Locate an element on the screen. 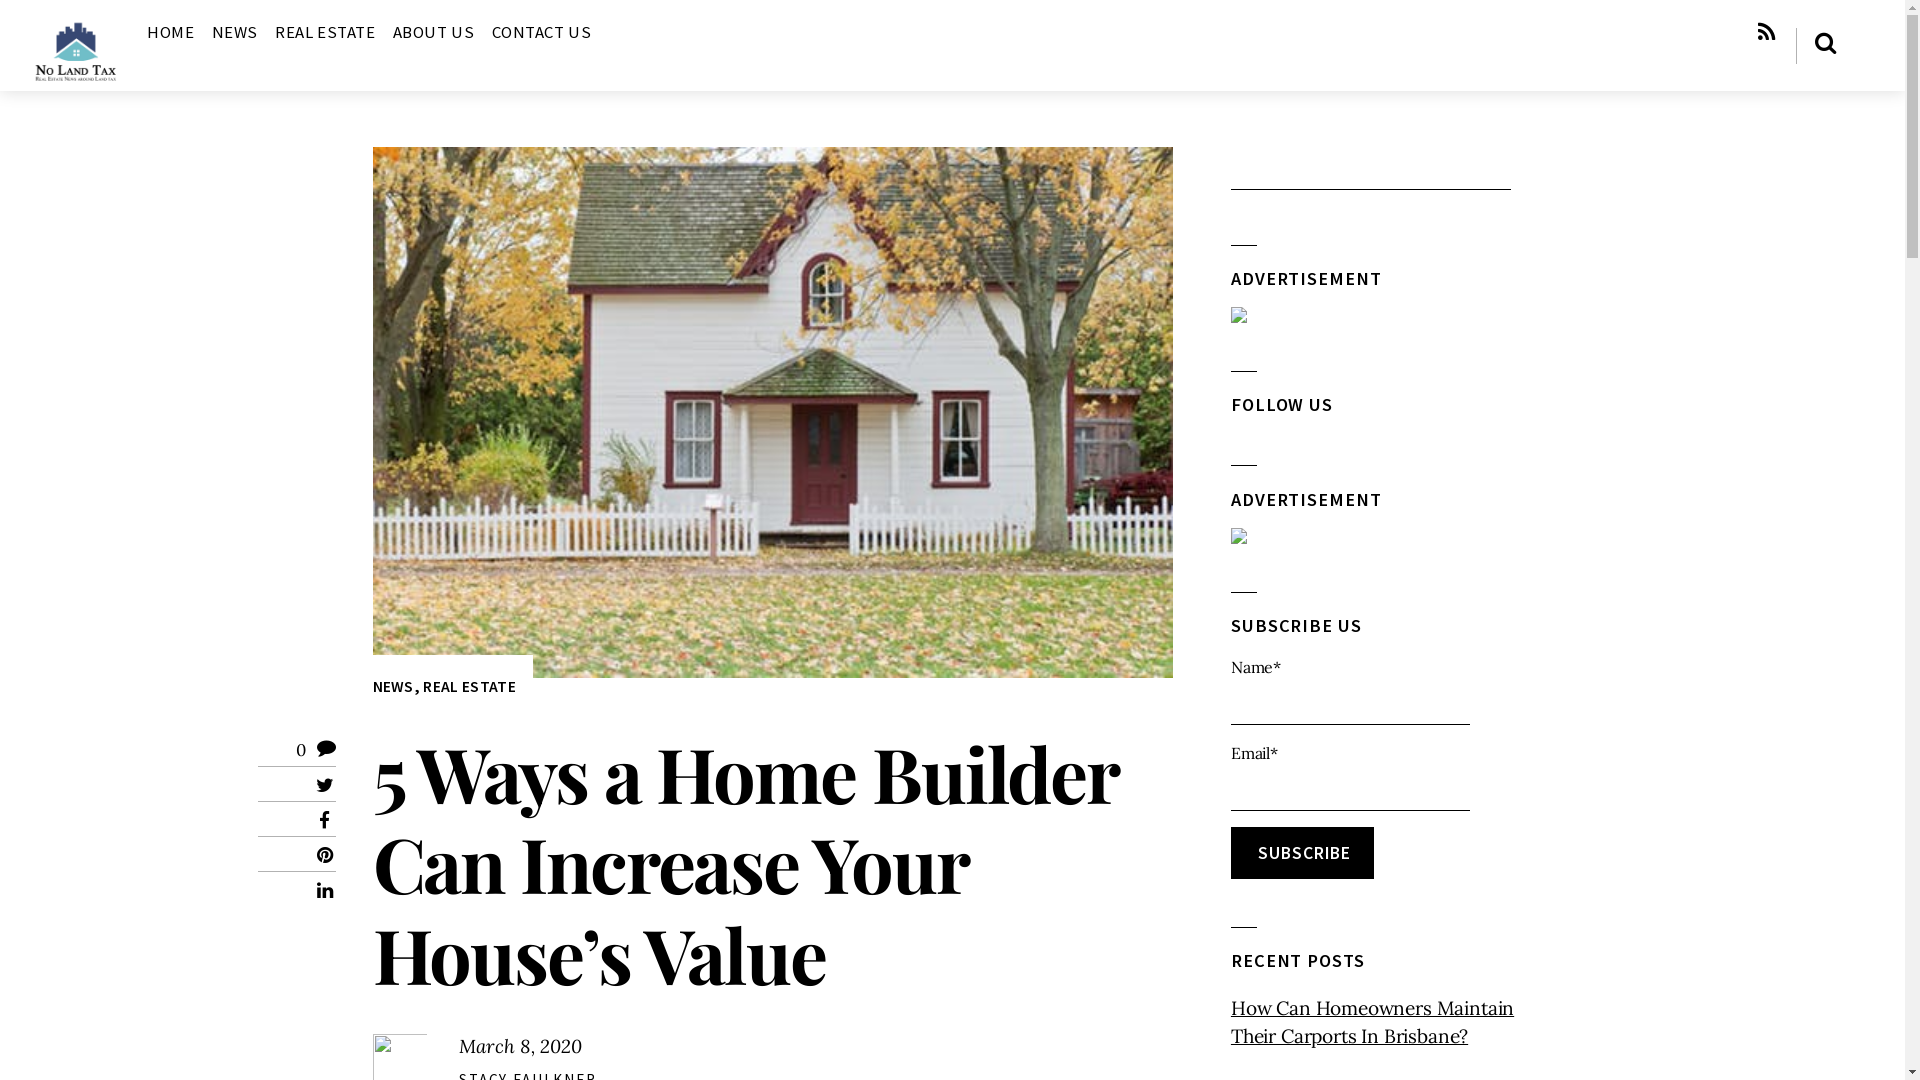 Image resolution: width=1920 pixels, height=1080 pixels. 'How Can Homeowners Maintain Their Carports In Brisbane?' is located at coordinates (1381, 1022).